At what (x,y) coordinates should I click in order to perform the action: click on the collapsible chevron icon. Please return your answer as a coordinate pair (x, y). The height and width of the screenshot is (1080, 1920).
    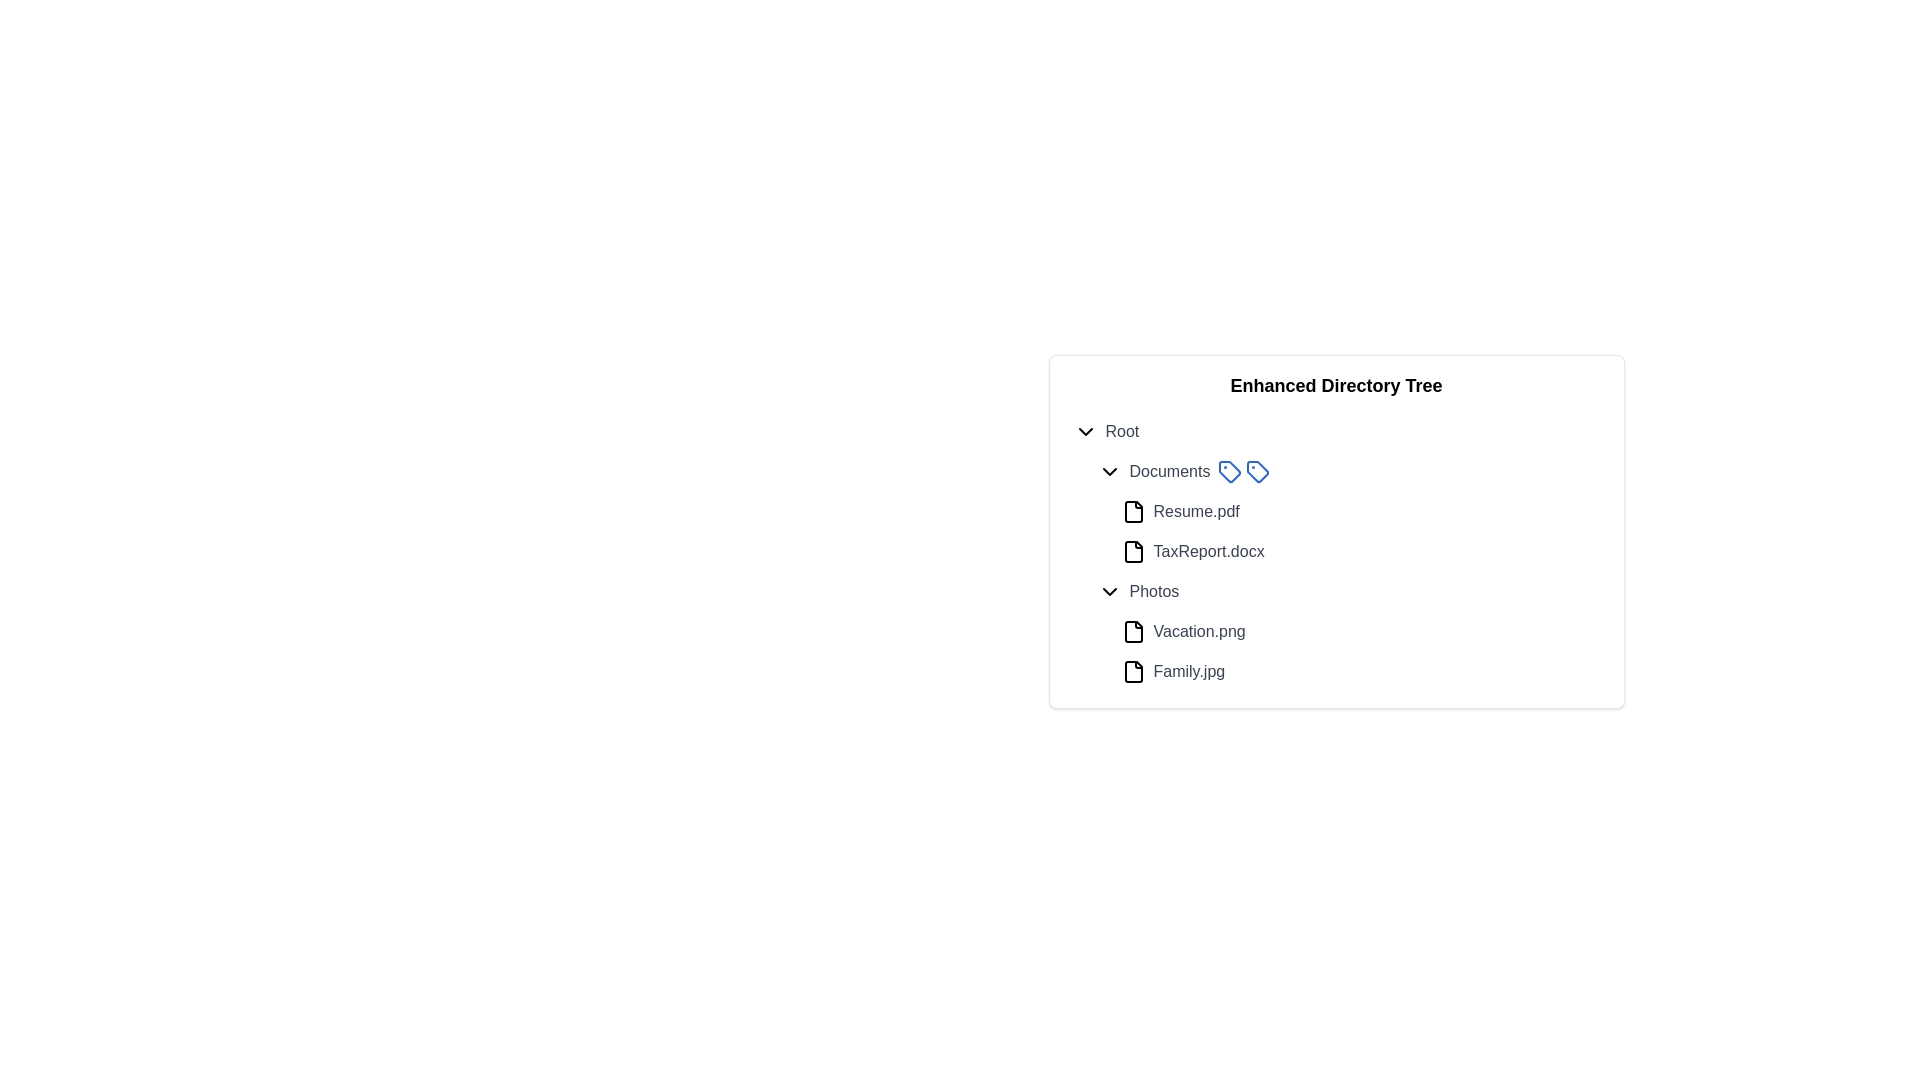
    Looking at the image, I should click on (1108, 471).